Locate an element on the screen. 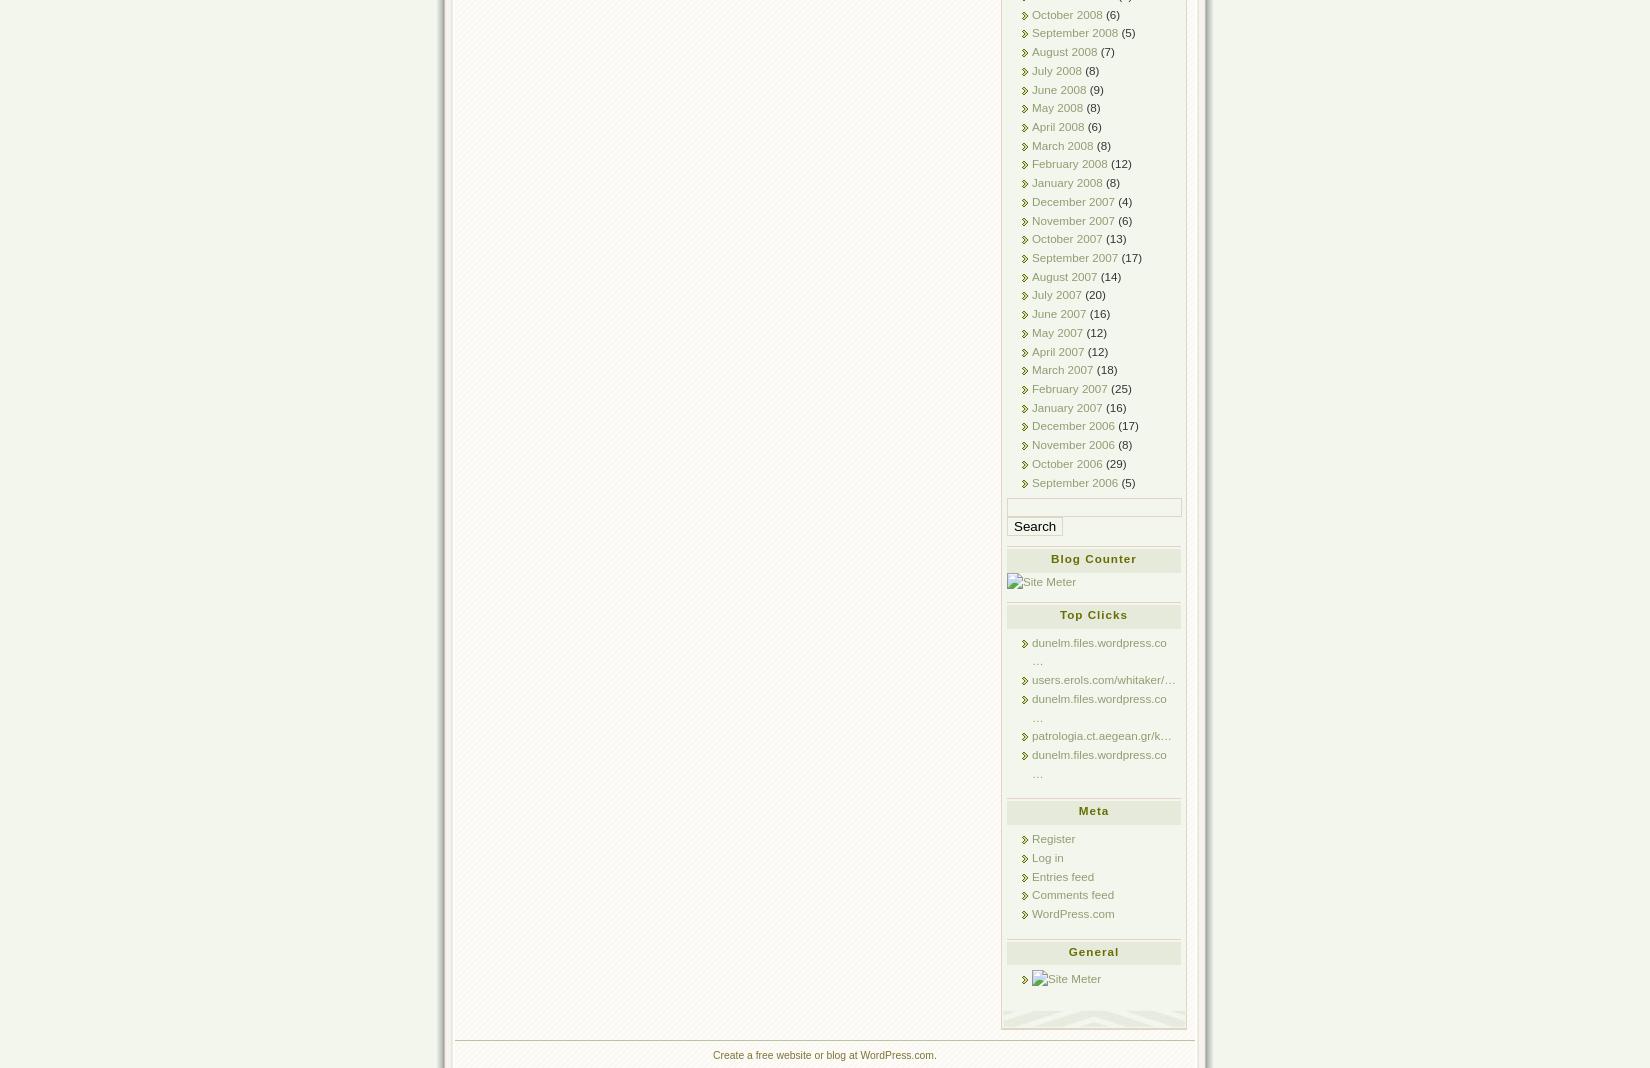 The image size is (1650, 1068). 'May 2008' is located at coordinates (1057, 106).